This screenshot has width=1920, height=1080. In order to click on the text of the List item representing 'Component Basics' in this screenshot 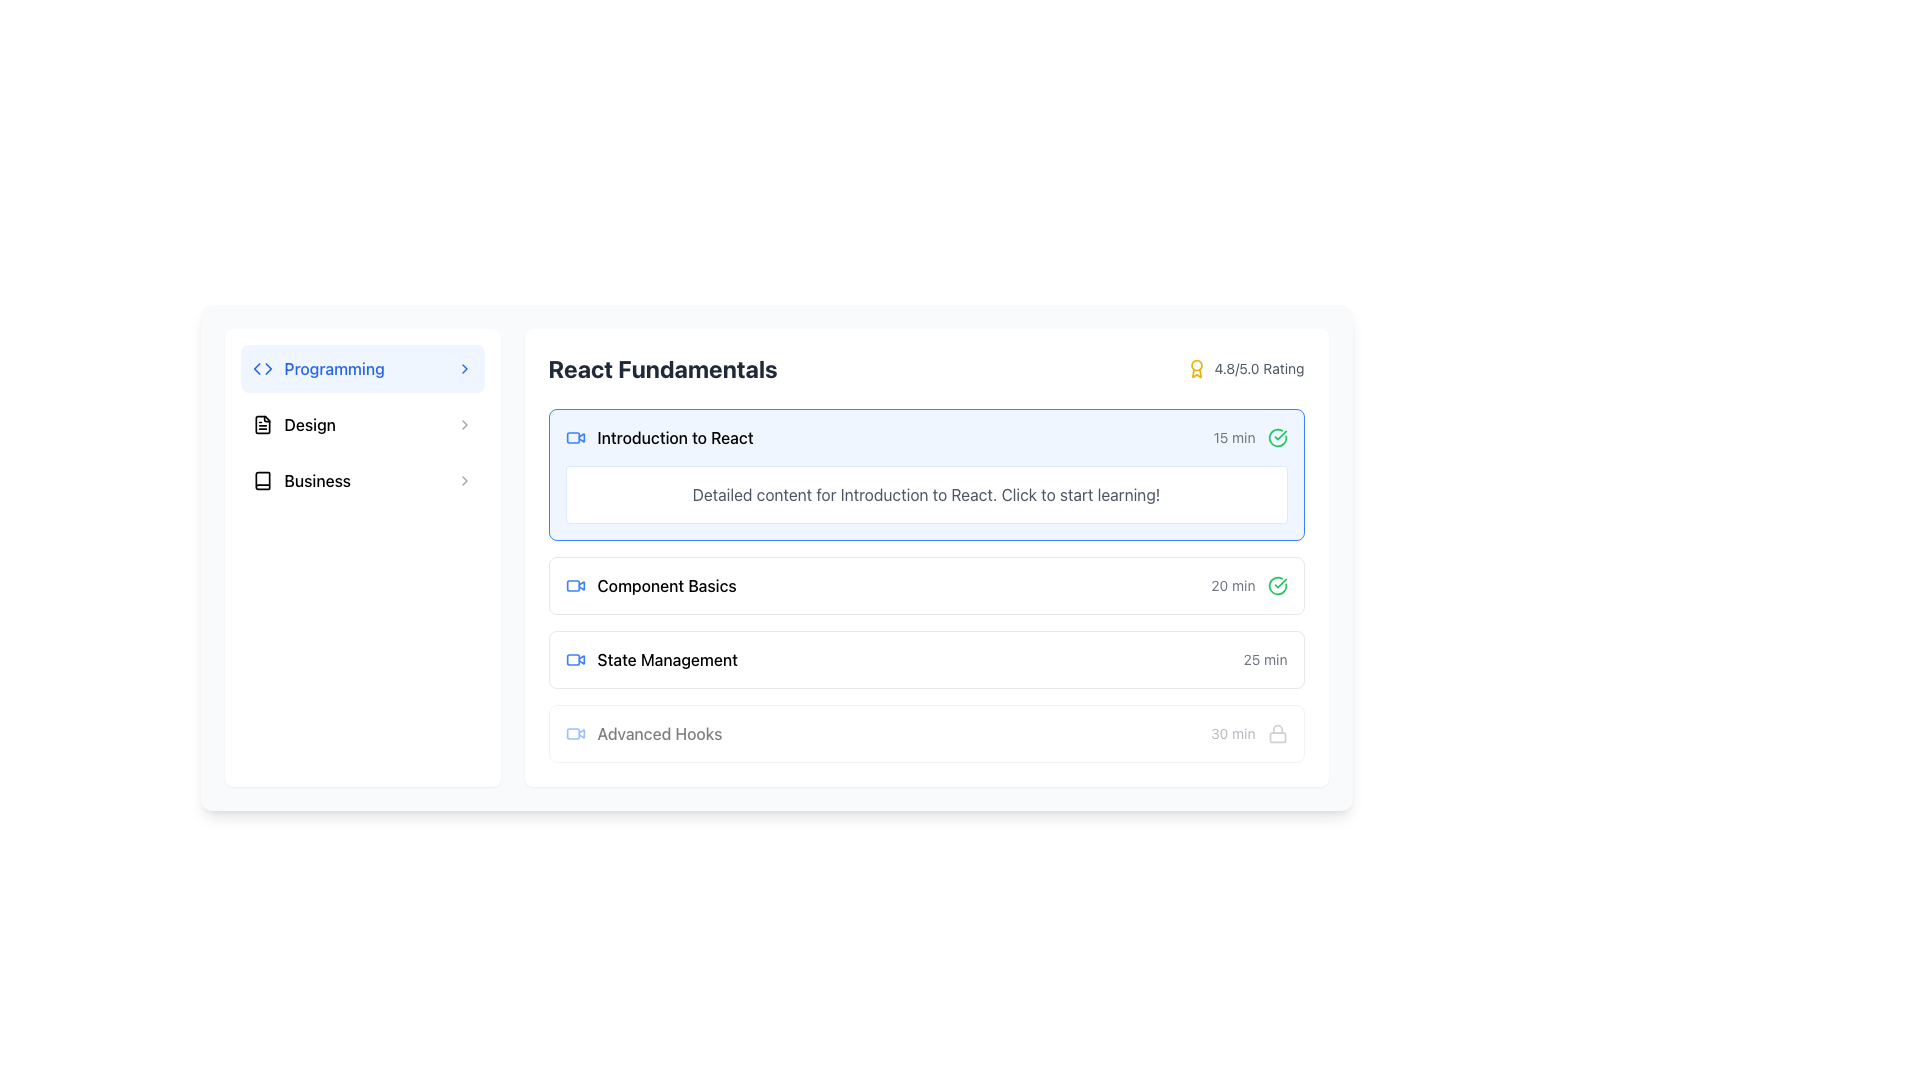, I will do `click(651, 585)`.